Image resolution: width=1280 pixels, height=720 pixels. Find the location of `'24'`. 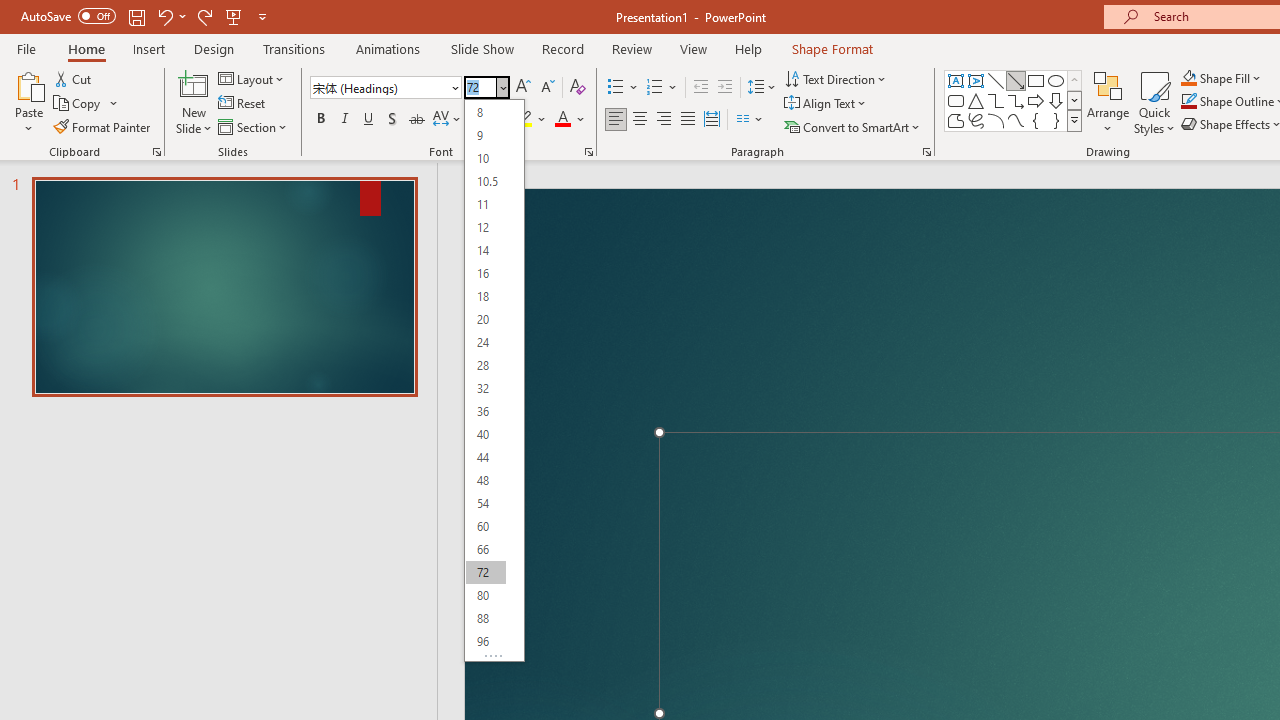

'24' is located at coordinates (485, 341).